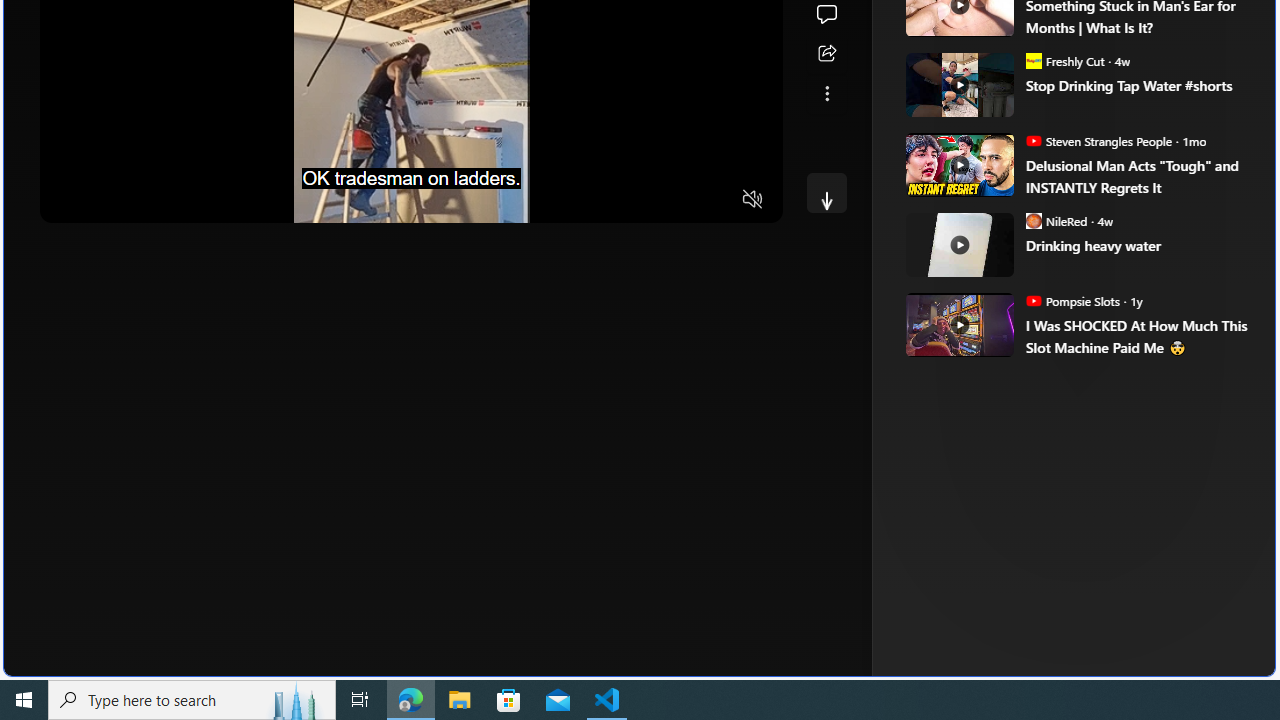  I want to click on 'Pompsie Slots Pompsie Slots', so click(1071, 300).